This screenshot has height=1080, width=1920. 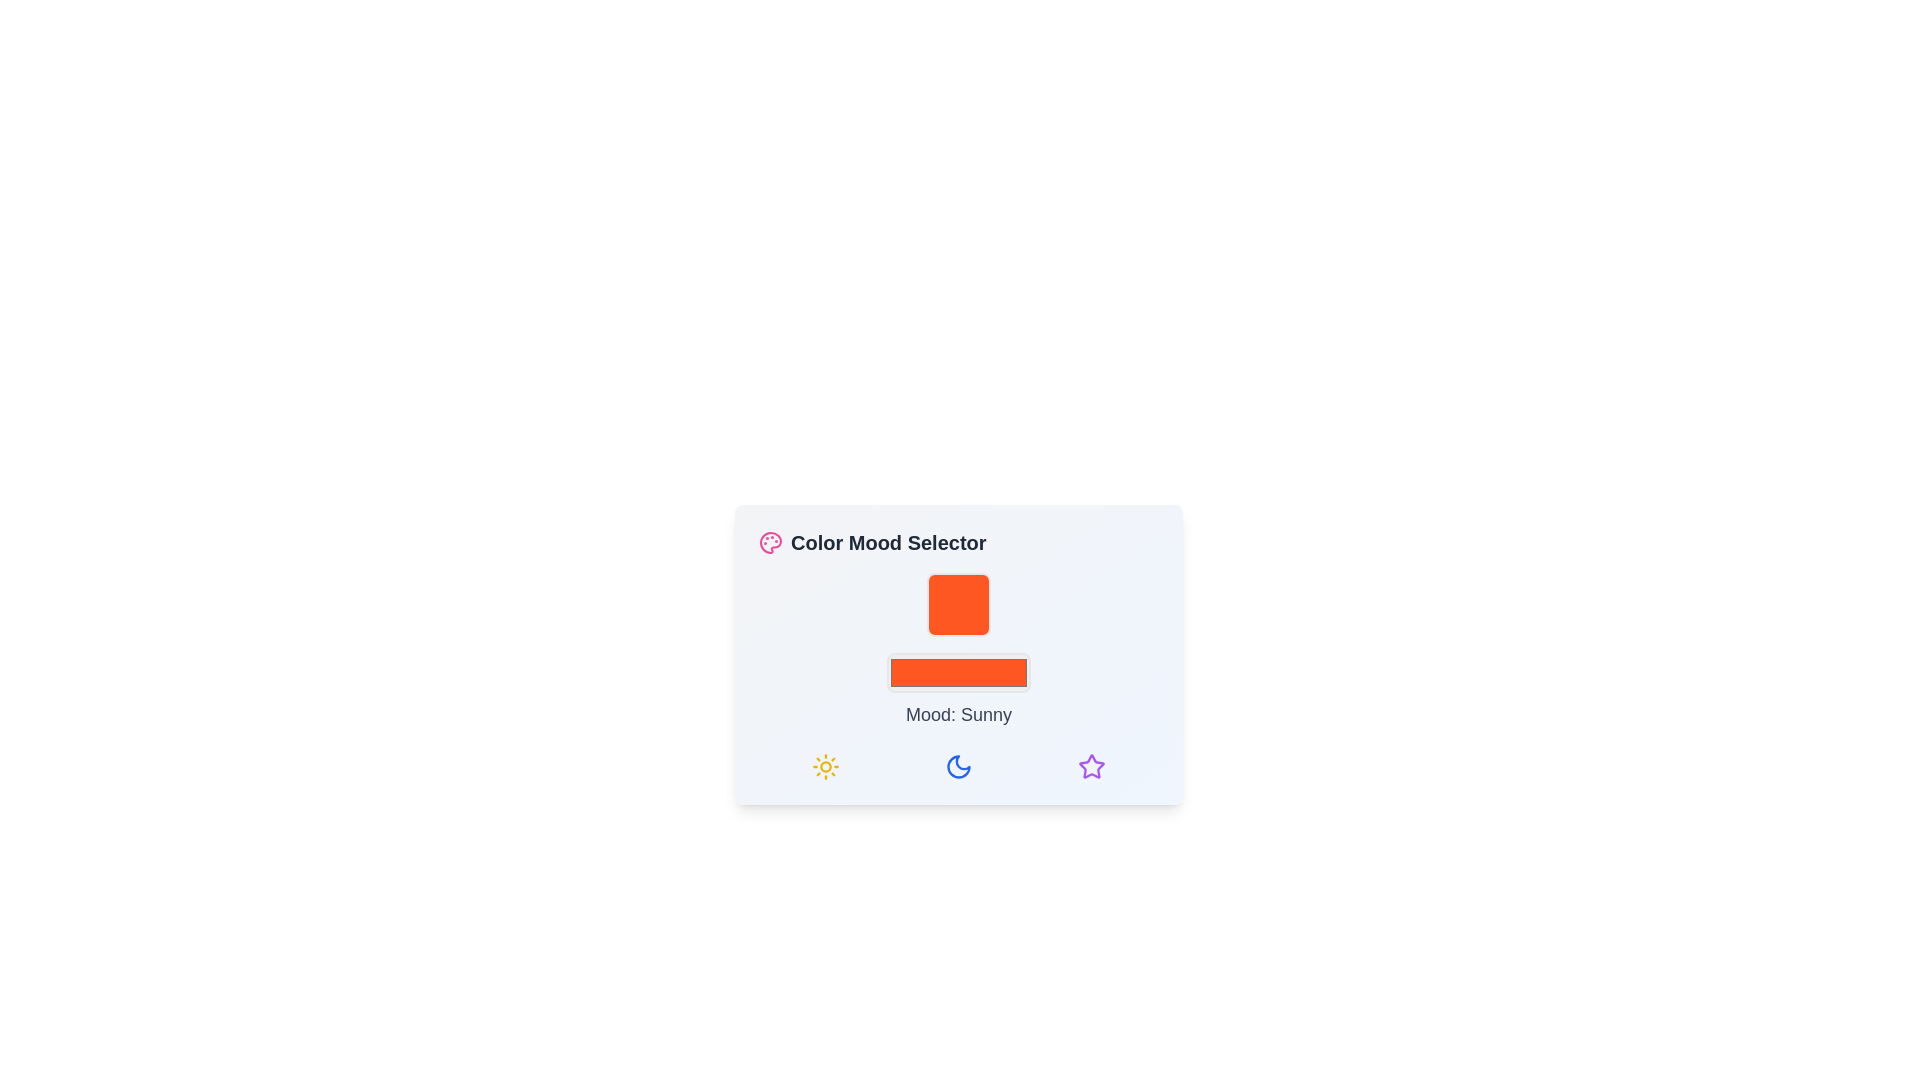 What do you see at coordinates (770, 543) in the screenshot?
I see `the circular pink palette icon located at the top-left corner of the 'Color Mood Selector' card` at bounding box center [770, 543].